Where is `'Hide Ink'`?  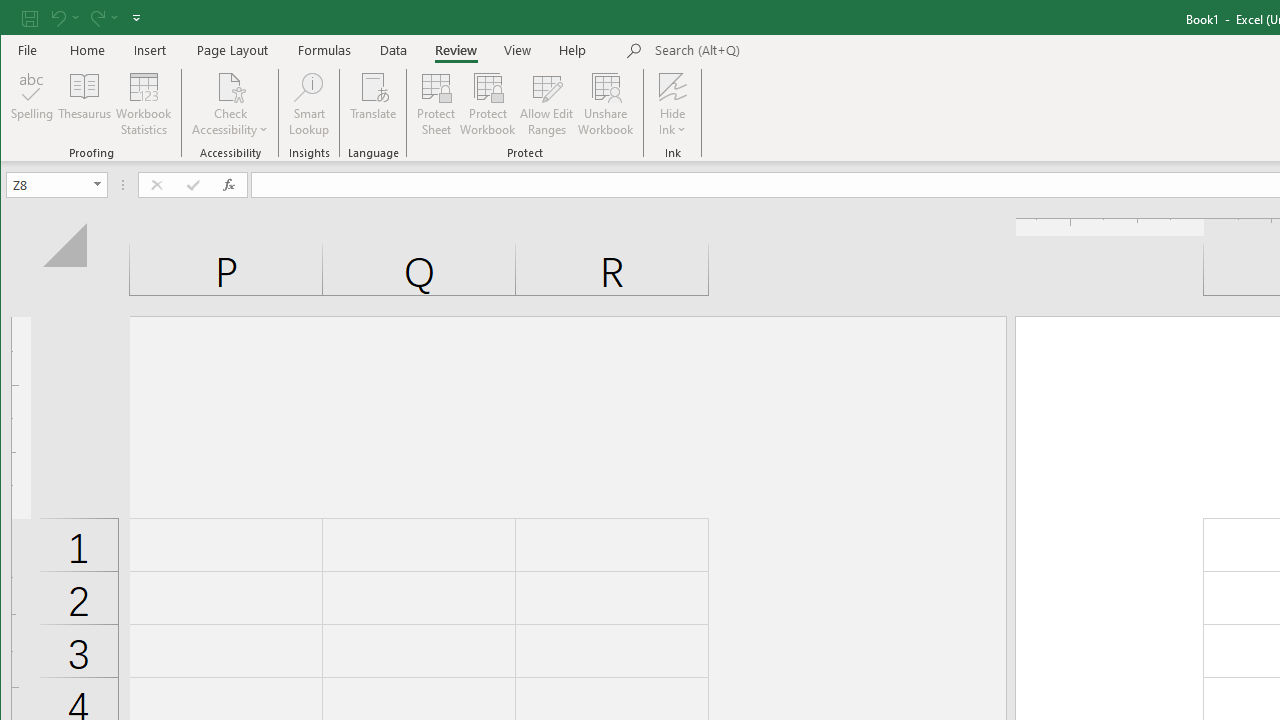 'Hide Ink' is located at coordinates (672, 104).